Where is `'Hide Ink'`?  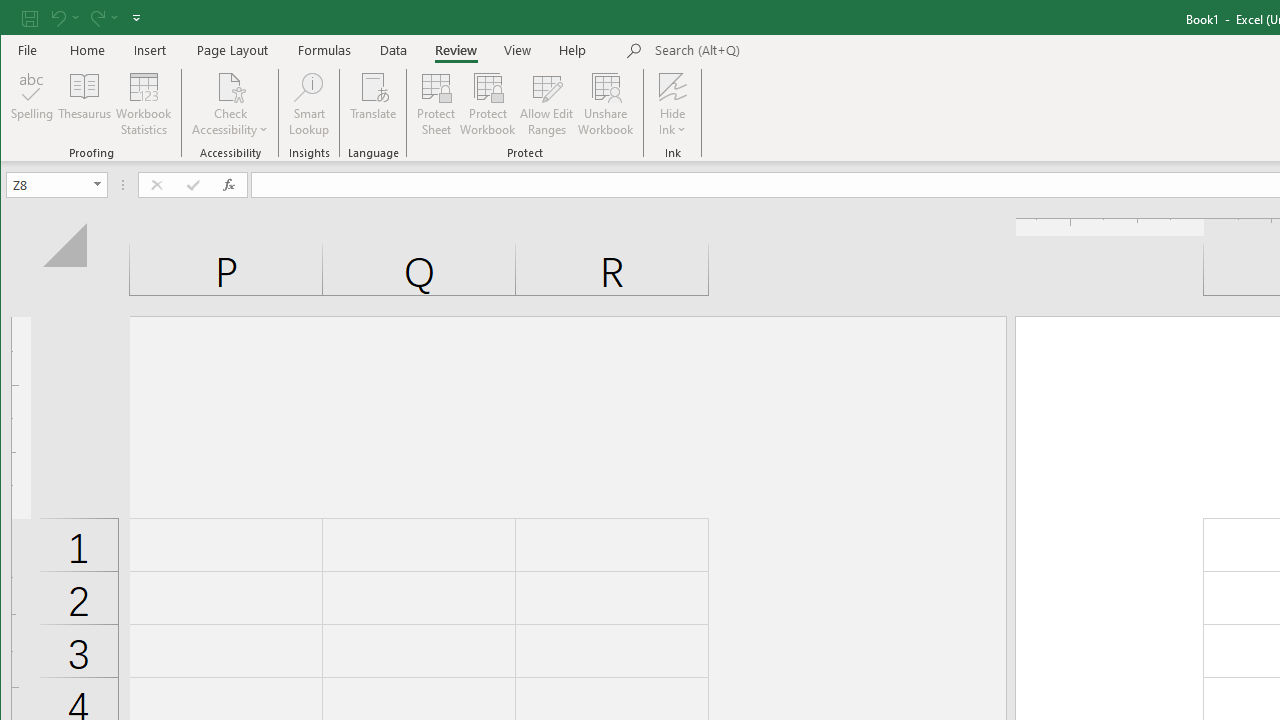 'Hide Ink' is located at coordinates (672, 104).